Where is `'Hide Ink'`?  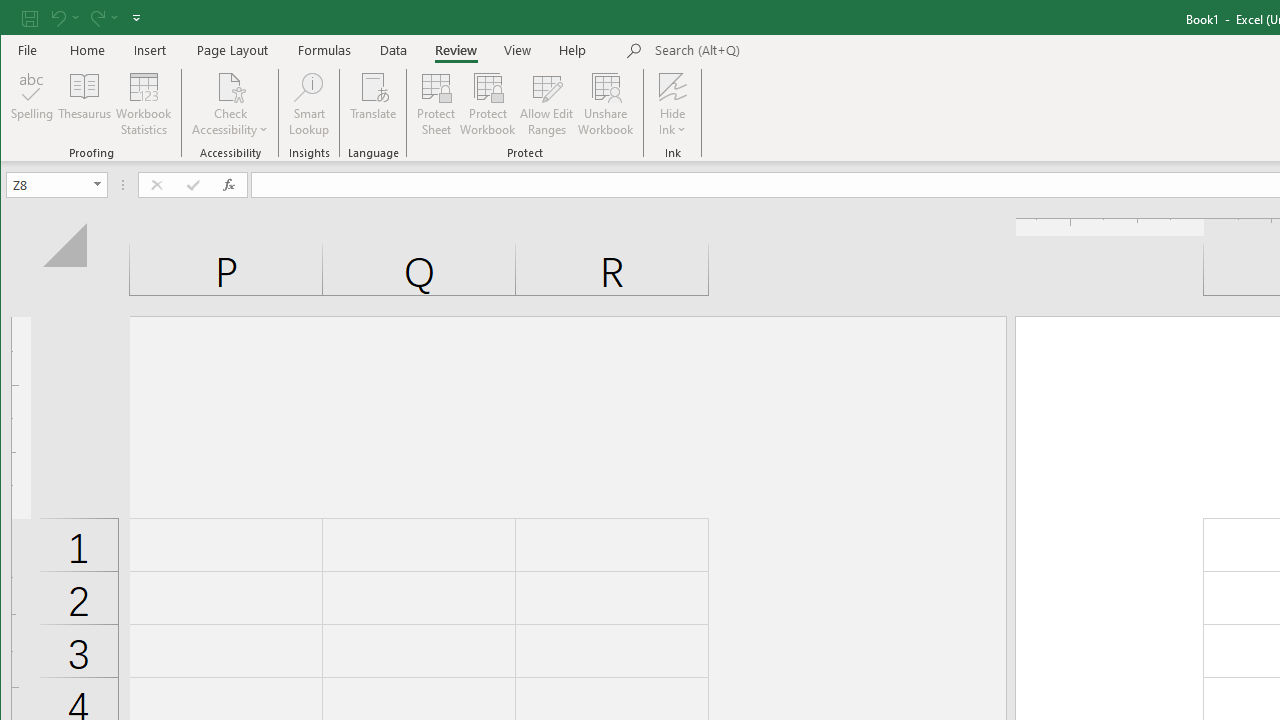 'Hide Ink' is located at coordinates (672, 104).